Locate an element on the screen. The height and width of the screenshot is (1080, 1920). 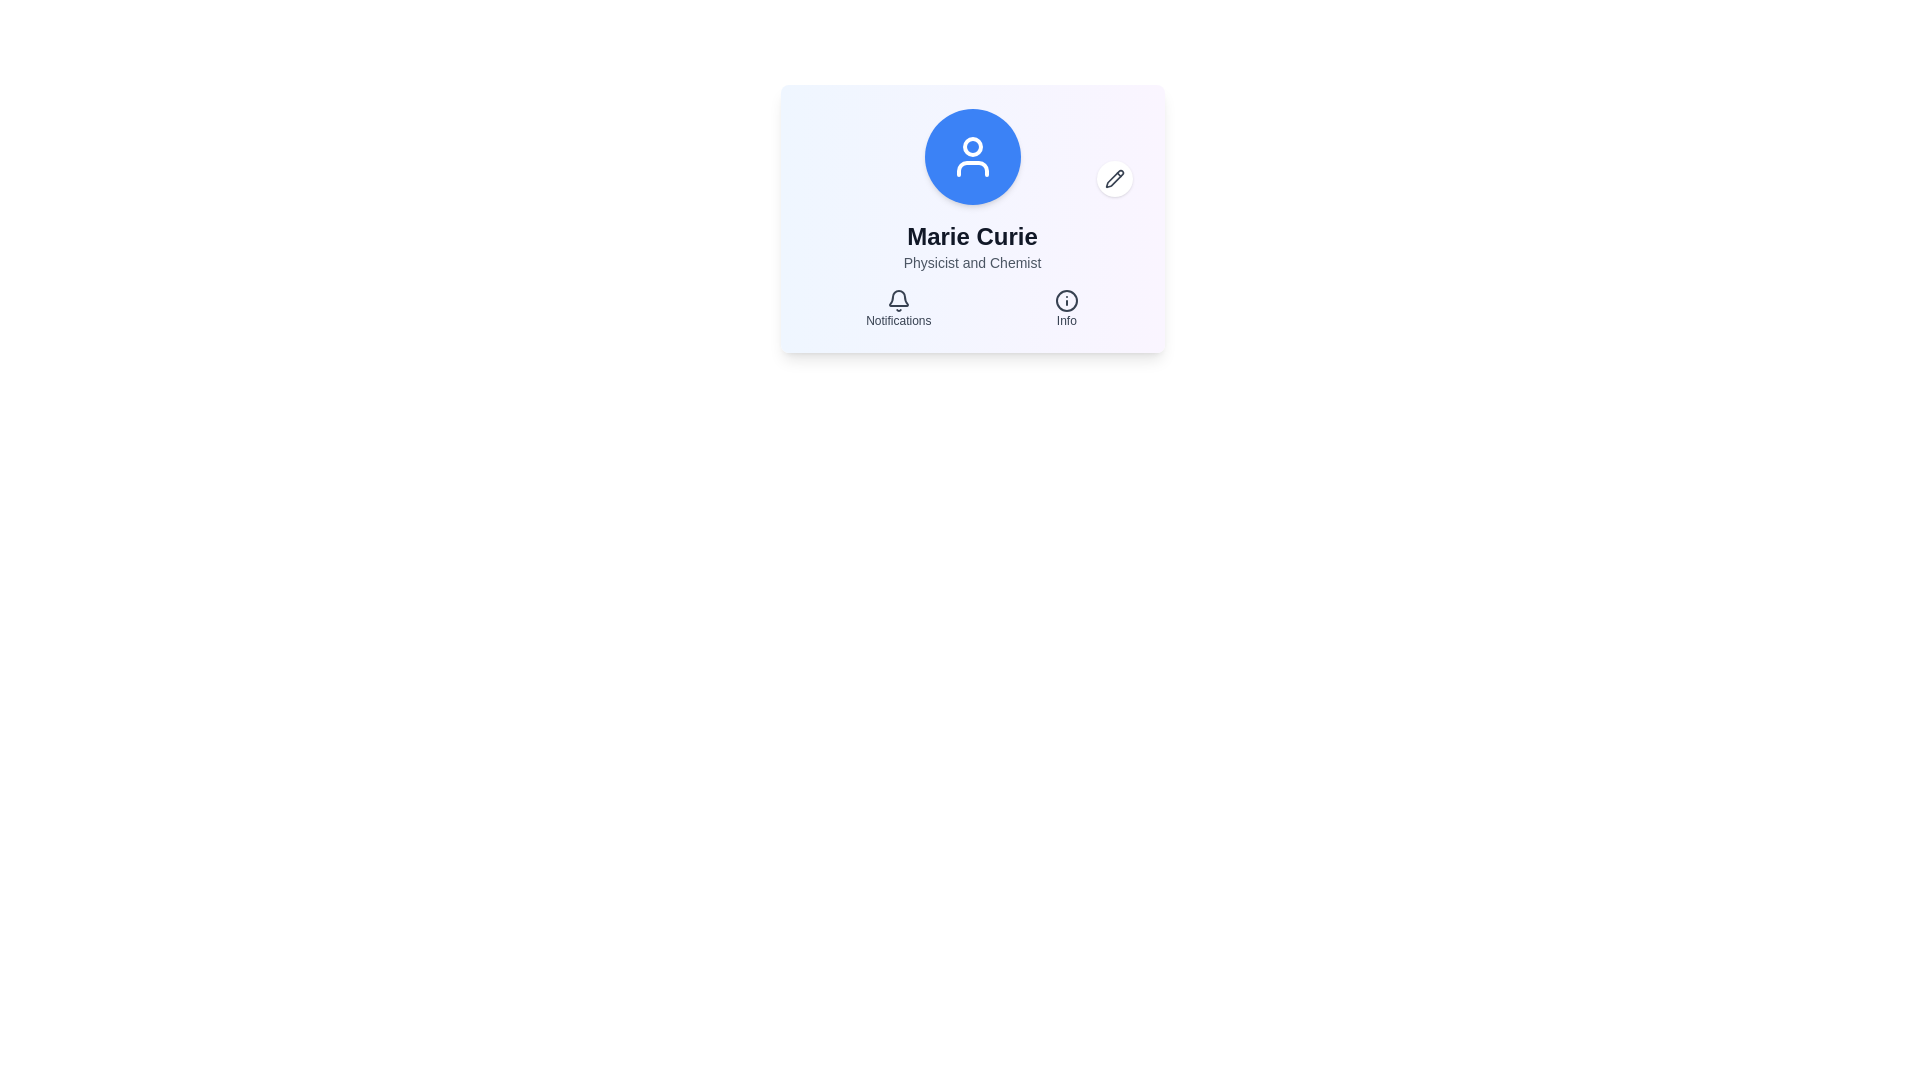
the button that is the second interactive component from the left, located to the right of the 'Notifications' element is located at coordinates (1065, 308).